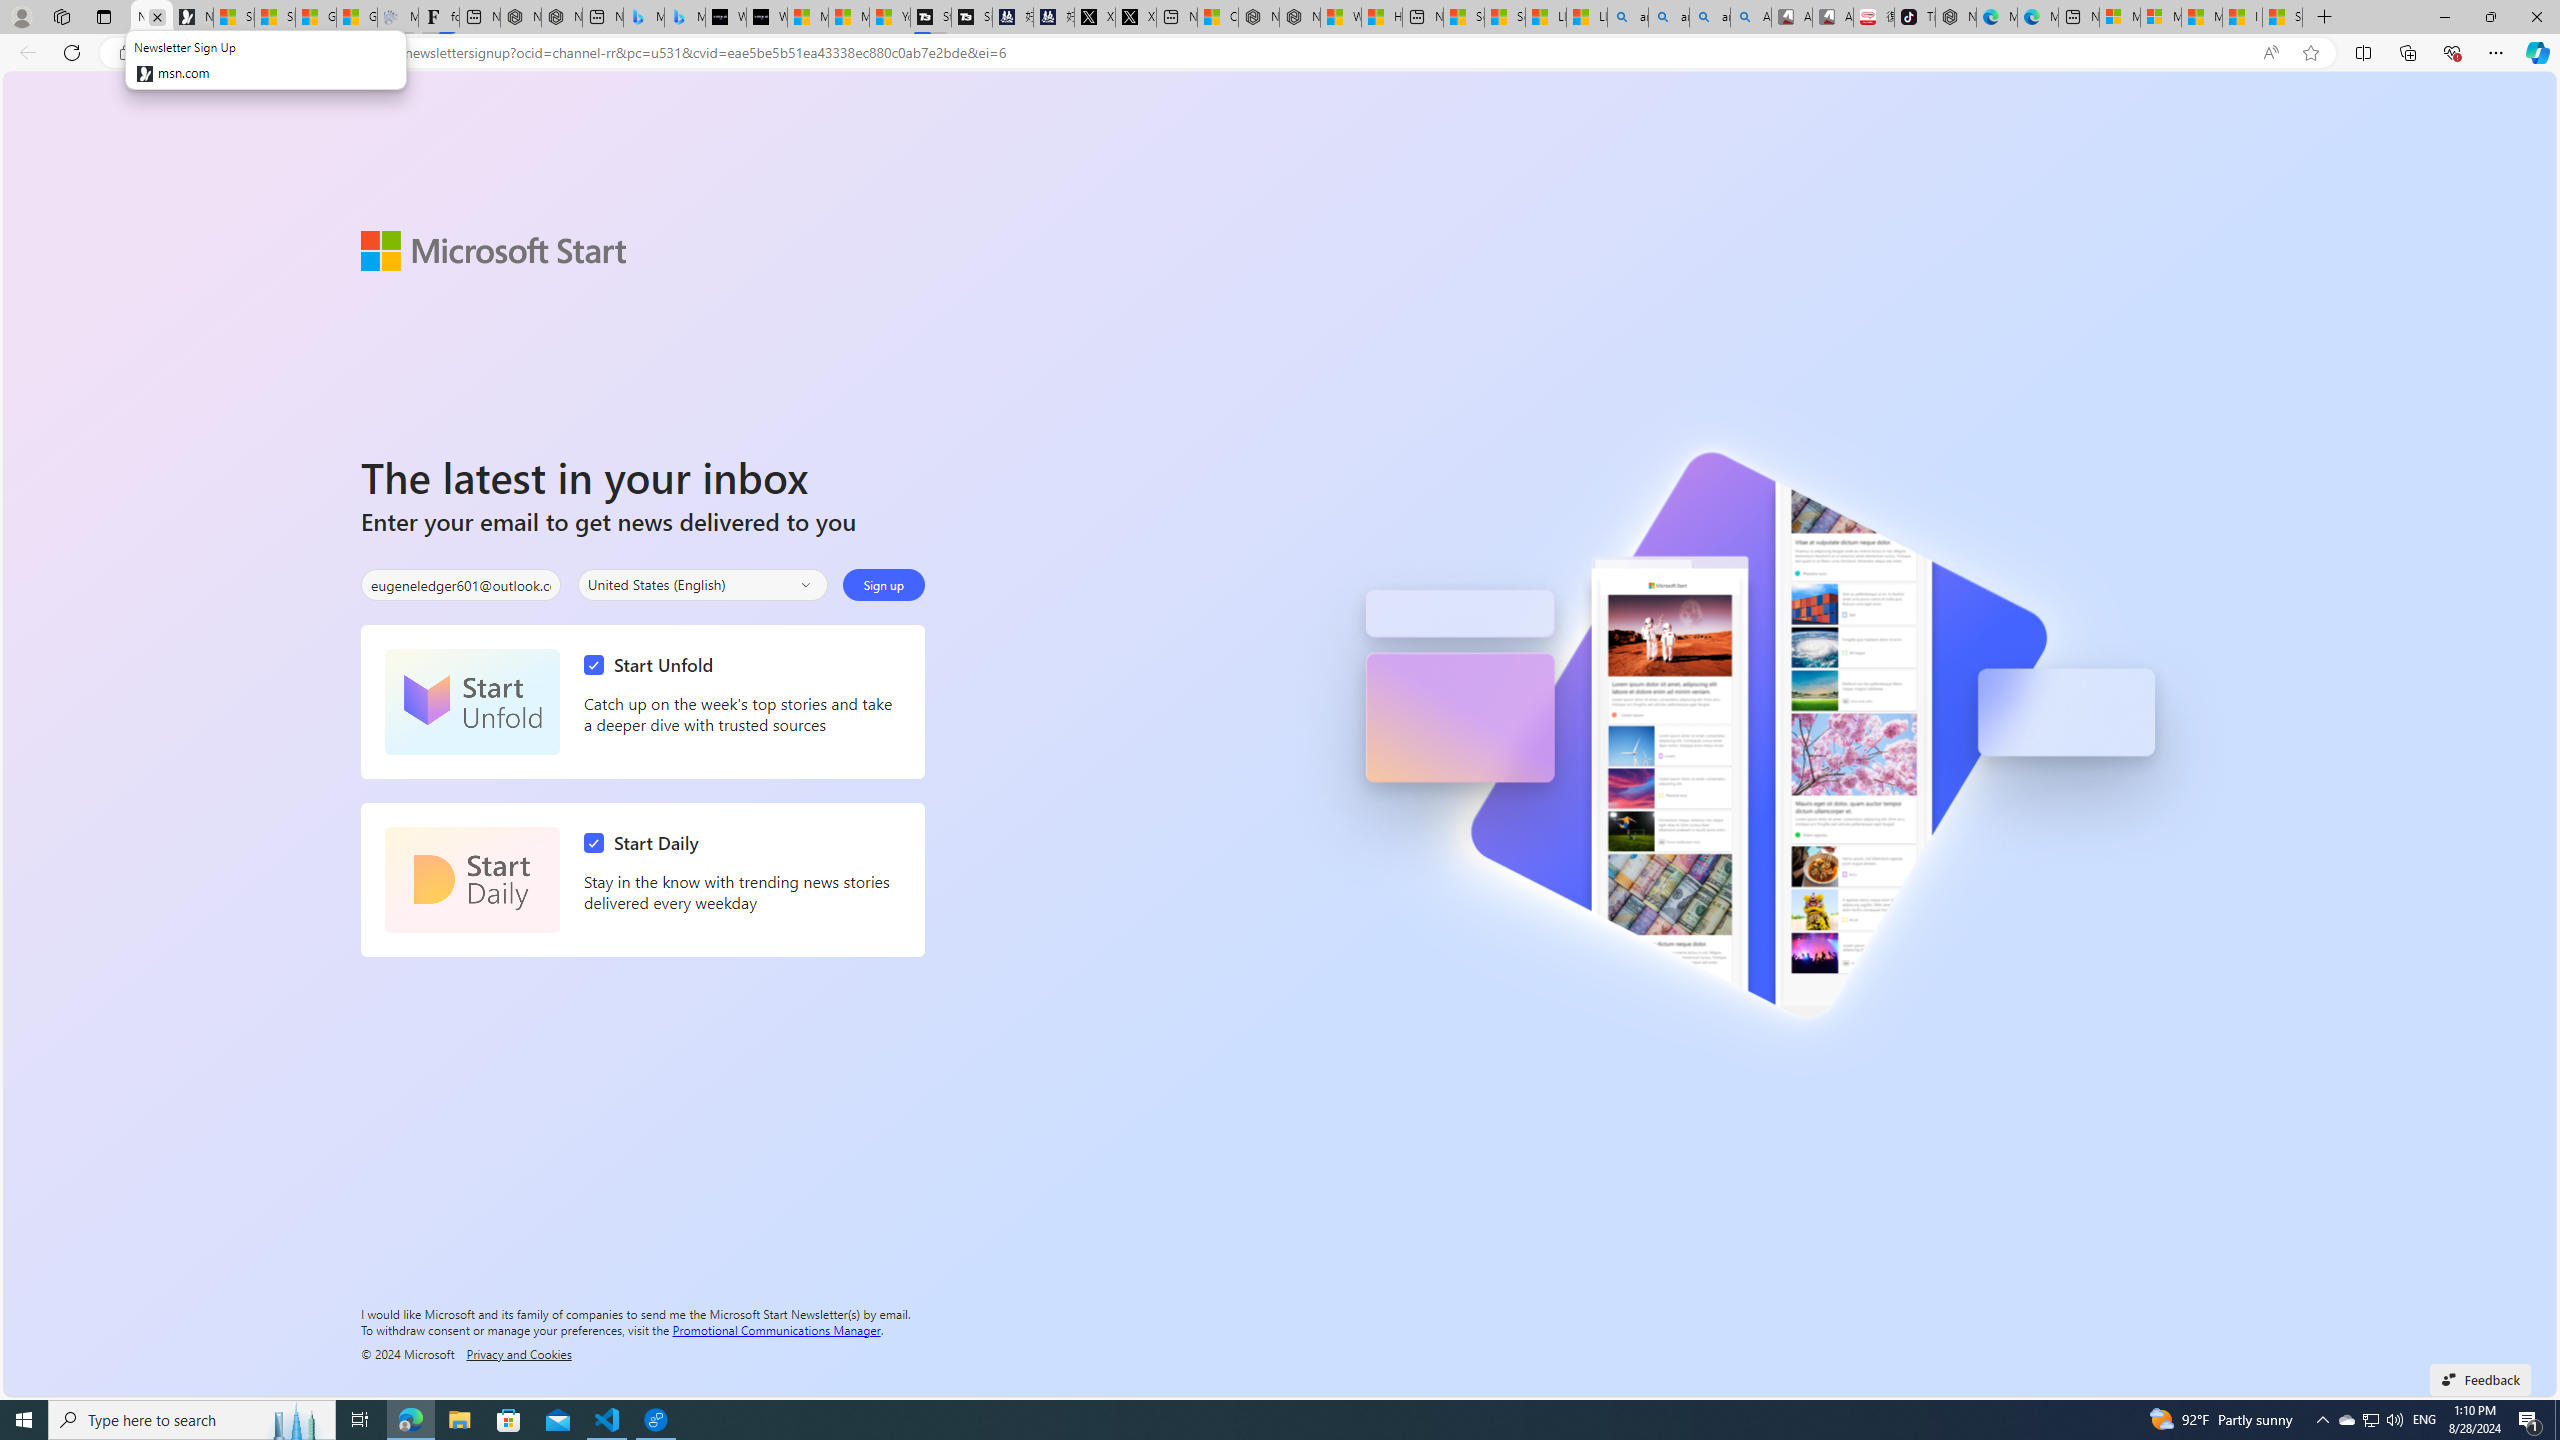  I want to click on 'Promotional Communications Manager', so click(774, 1328).